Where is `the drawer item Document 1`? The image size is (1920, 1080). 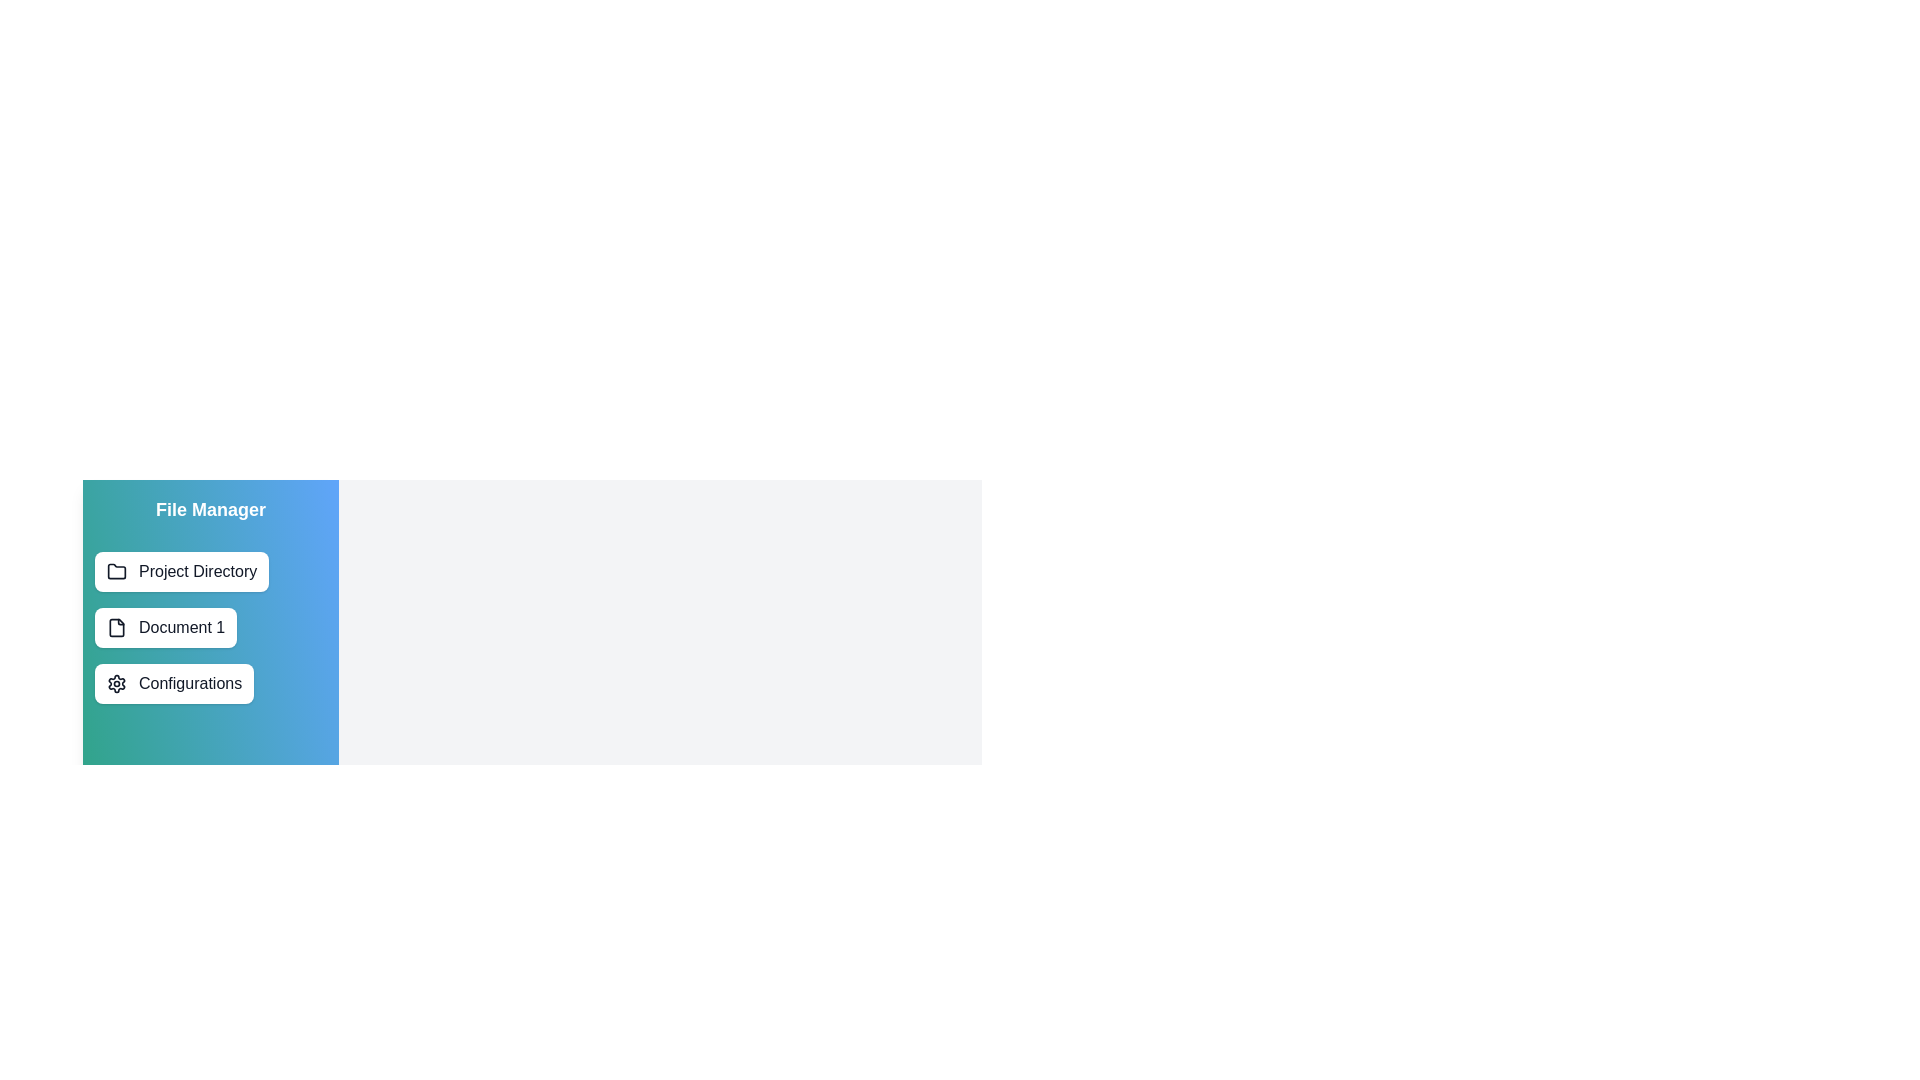 the drawer item Document 1 is located at coordinates (166, 627).